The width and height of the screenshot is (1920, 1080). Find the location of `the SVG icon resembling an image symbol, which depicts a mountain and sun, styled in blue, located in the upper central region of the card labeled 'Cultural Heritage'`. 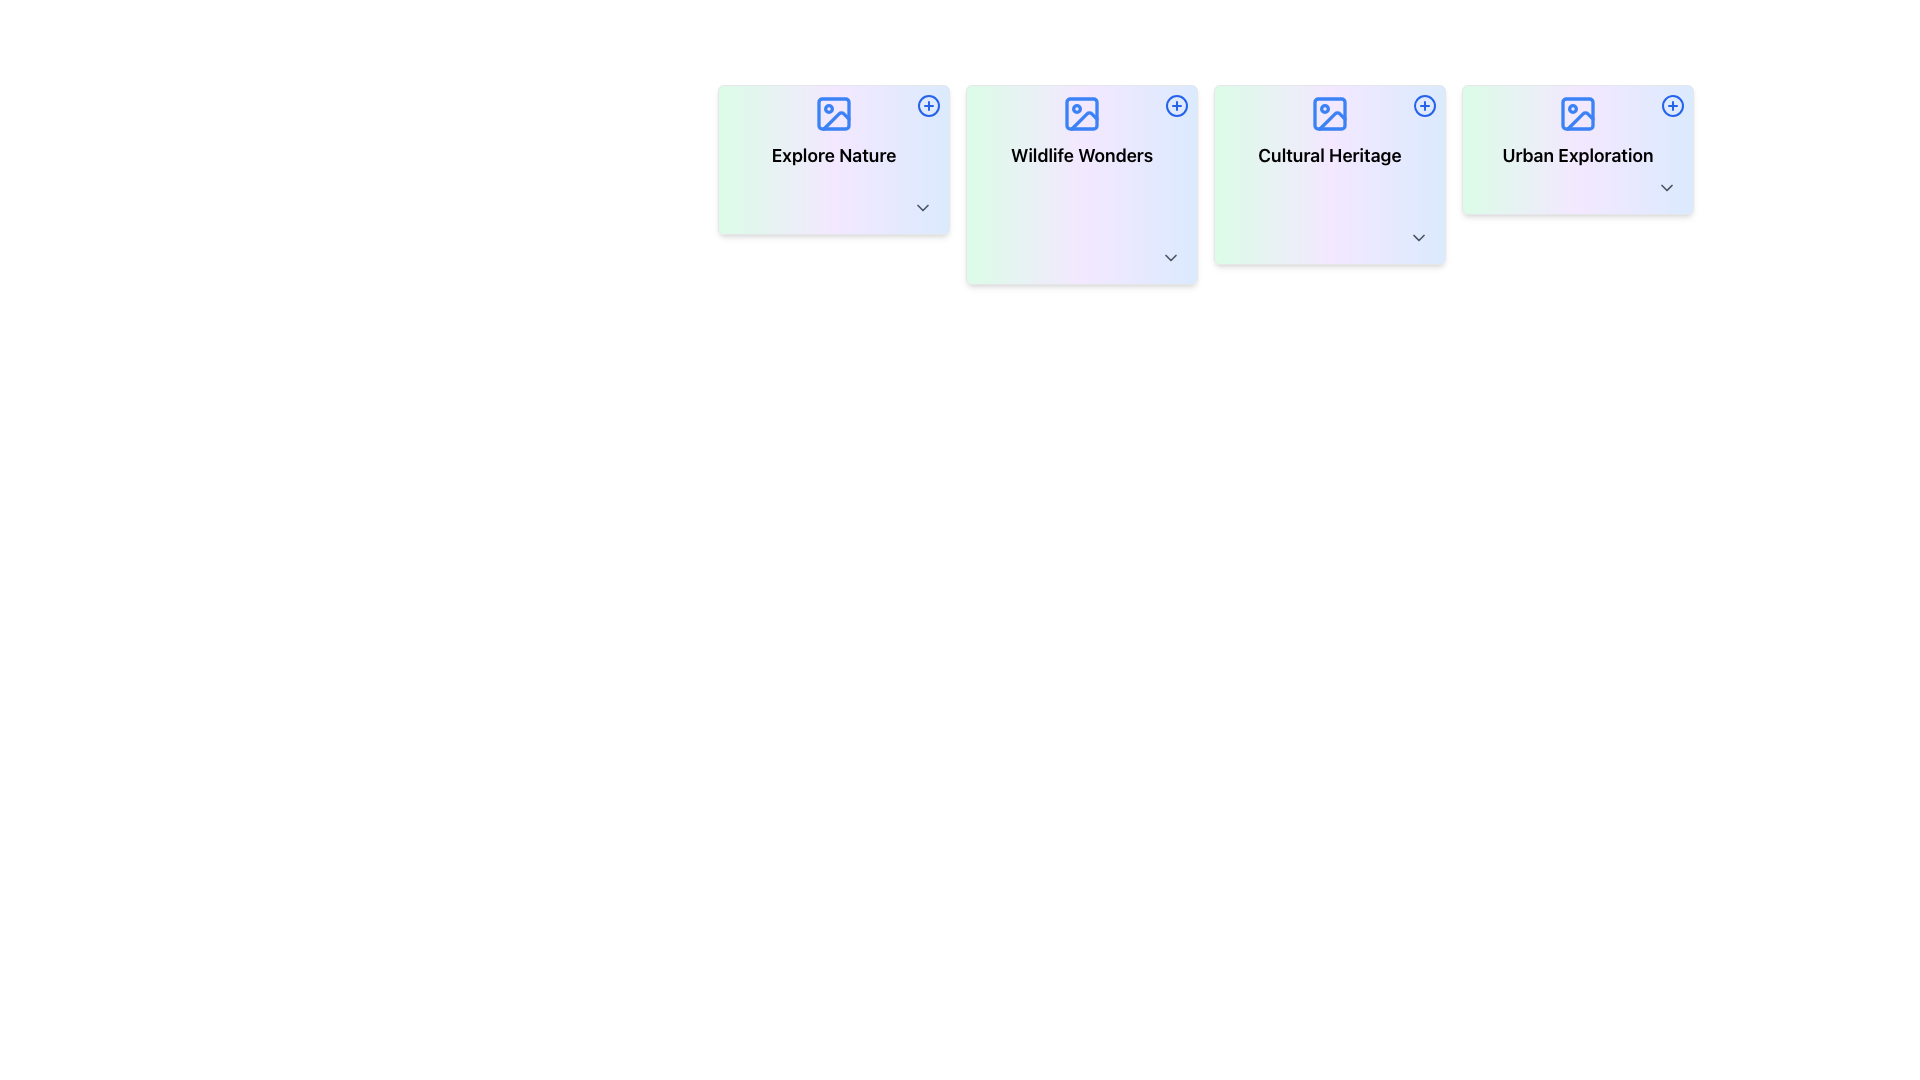

the SVG icon resembling an image symbol, which depicts a mountain and sun, styled in blue, located in the upper central region of the card labeled 'Cultural Heritage' is located at coordinates (1329, 114).